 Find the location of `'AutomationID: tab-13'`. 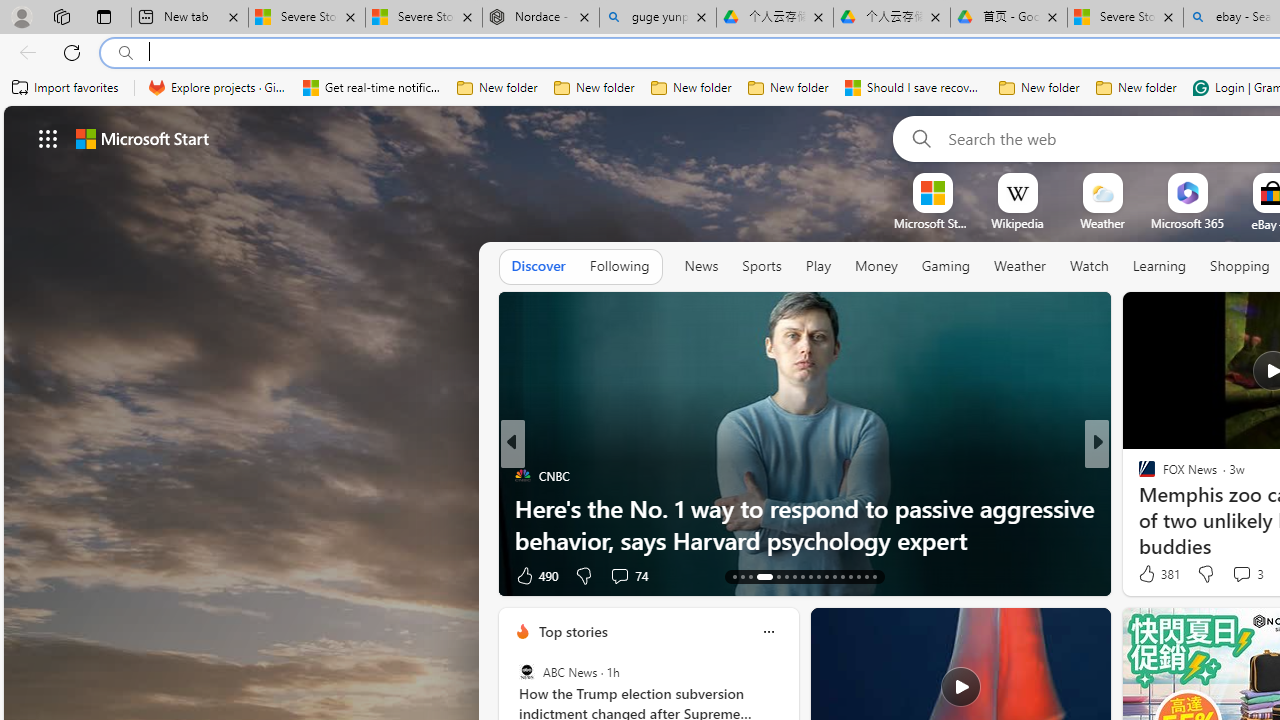

'AutomationID: tab-13' is located at coordinates (733, 577).